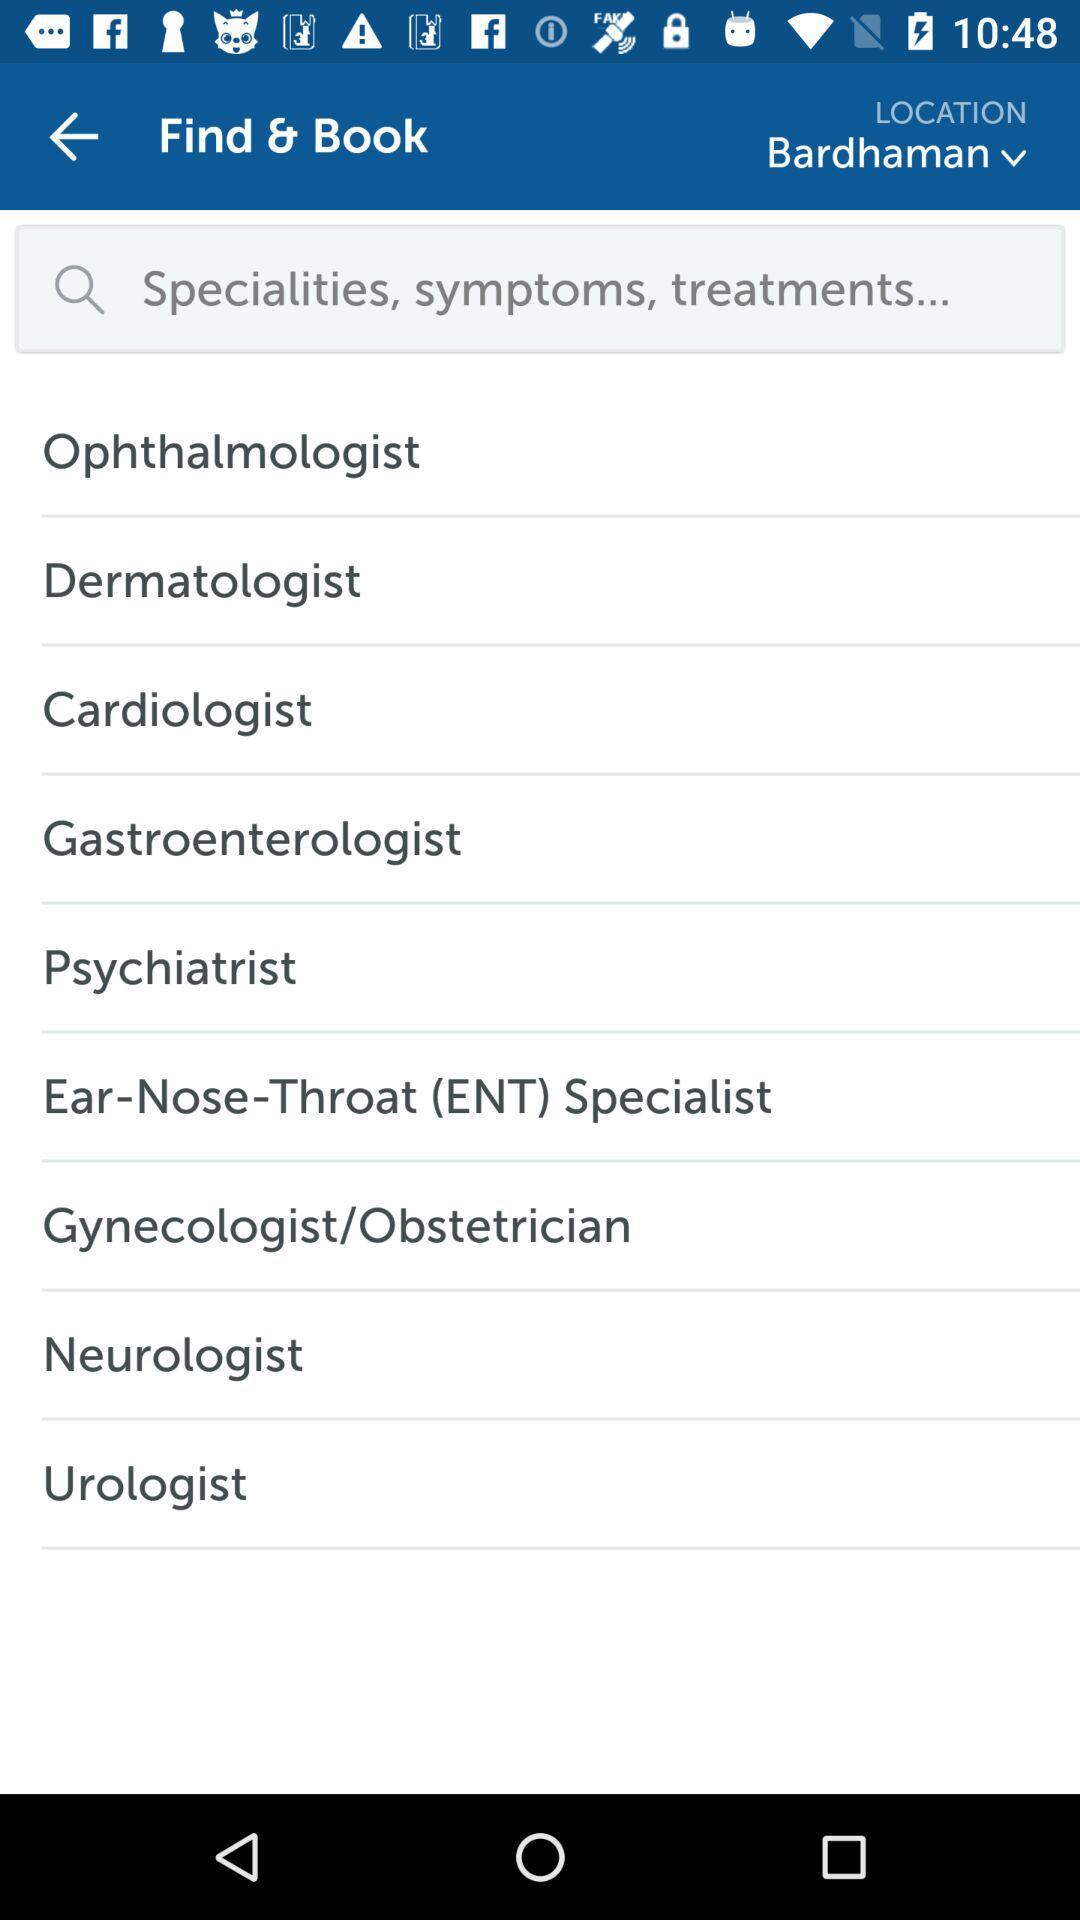  What do you see at coordinates (1014, 157) in the screenshot?
I see `etc` at bounding box center [1014, 157].